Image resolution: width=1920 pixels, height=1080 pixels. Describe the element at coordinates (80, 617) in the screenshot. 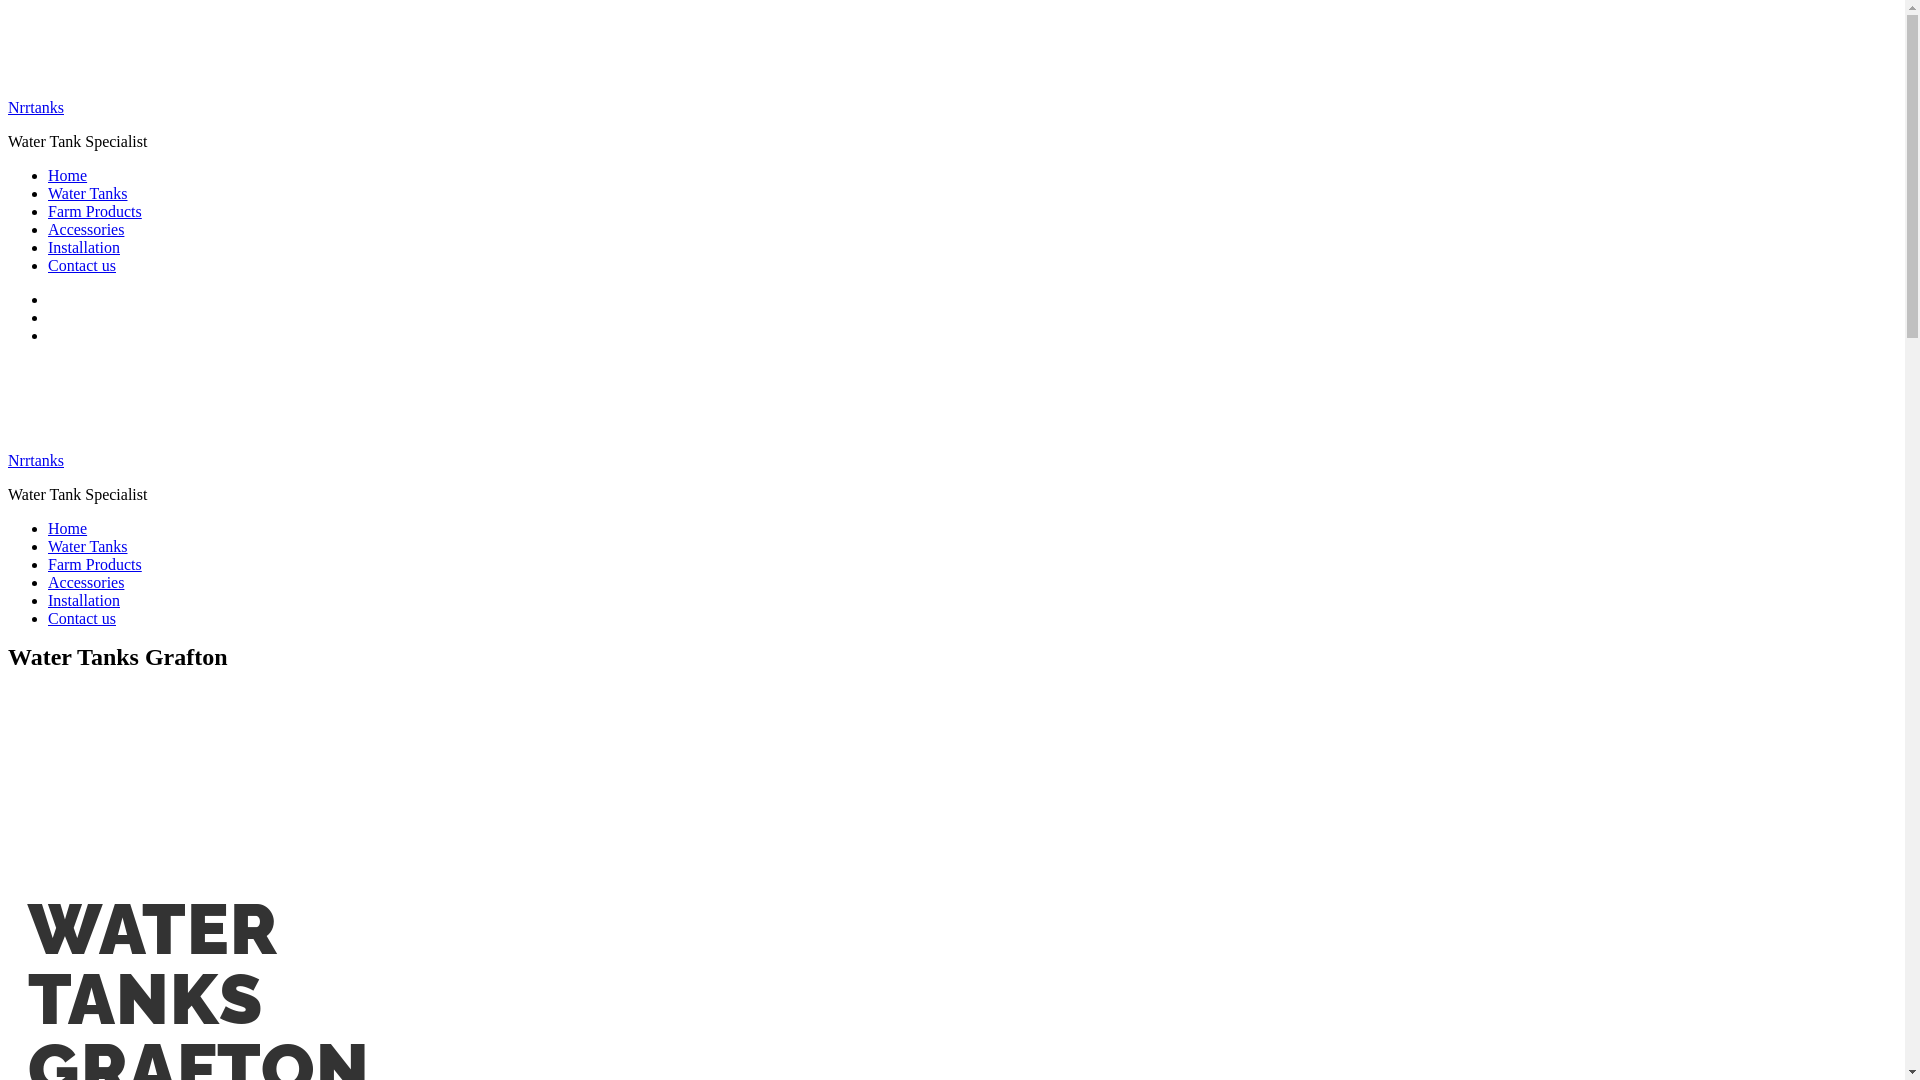

I see `'Contact us'` at that location.